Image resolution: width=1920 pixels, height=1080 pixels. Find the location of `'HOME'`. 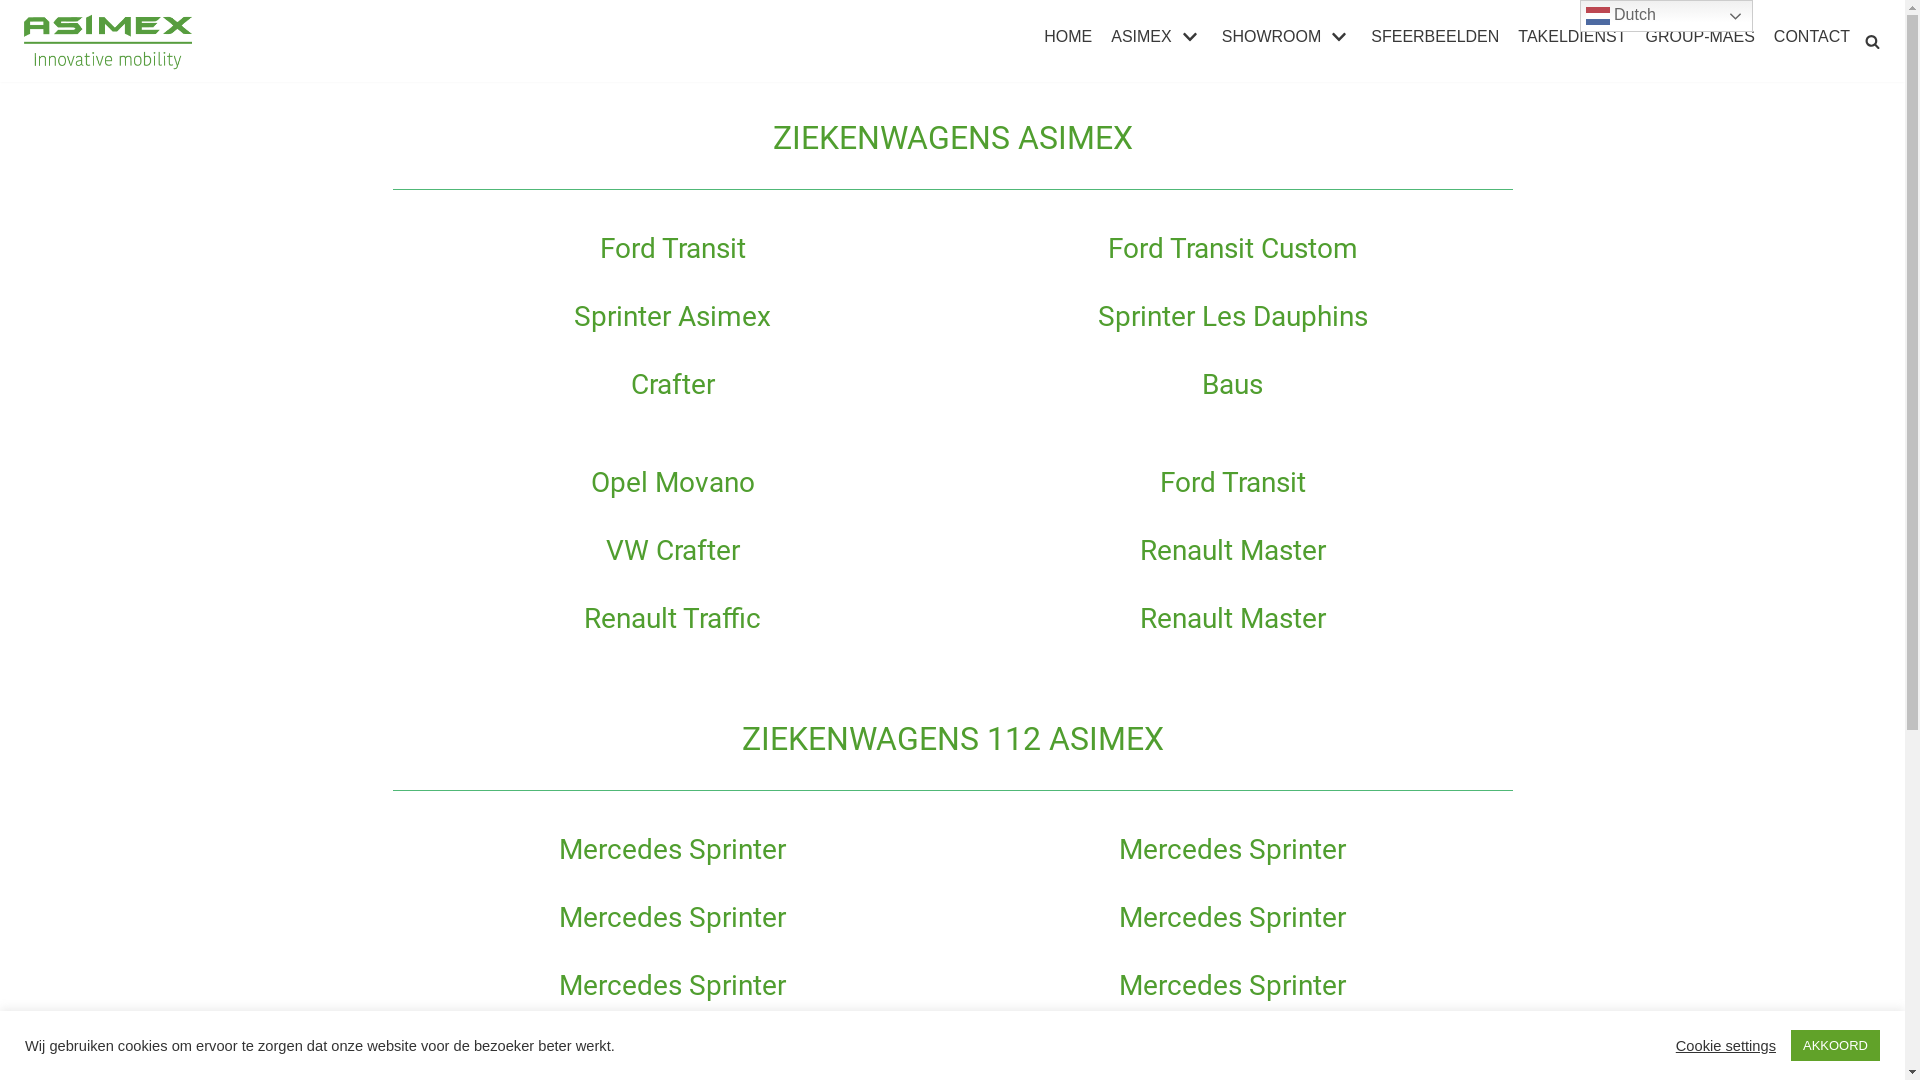

'HOME' is located at coordinates (1066, 37).